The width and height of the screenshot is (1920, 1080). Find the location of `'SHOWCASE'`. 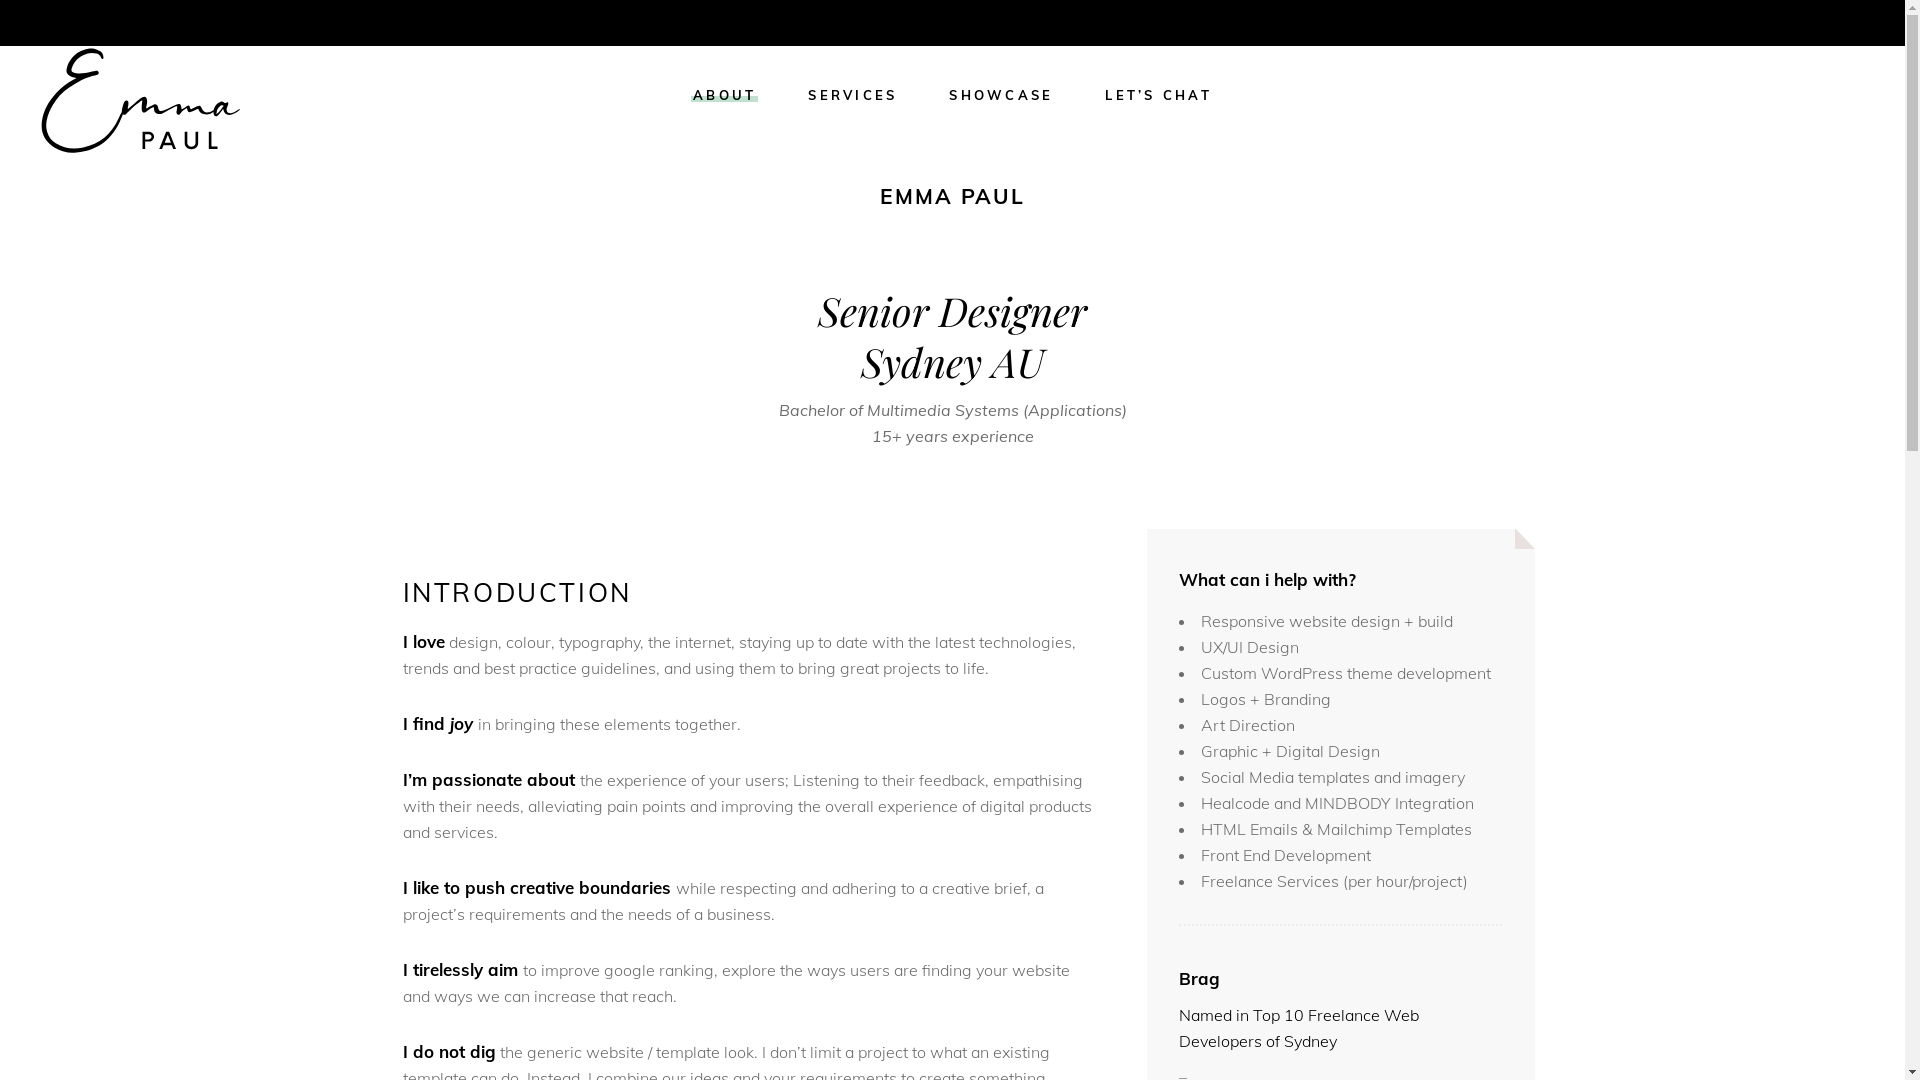

'SHOWCASE' is located at coordinates (921, 96).